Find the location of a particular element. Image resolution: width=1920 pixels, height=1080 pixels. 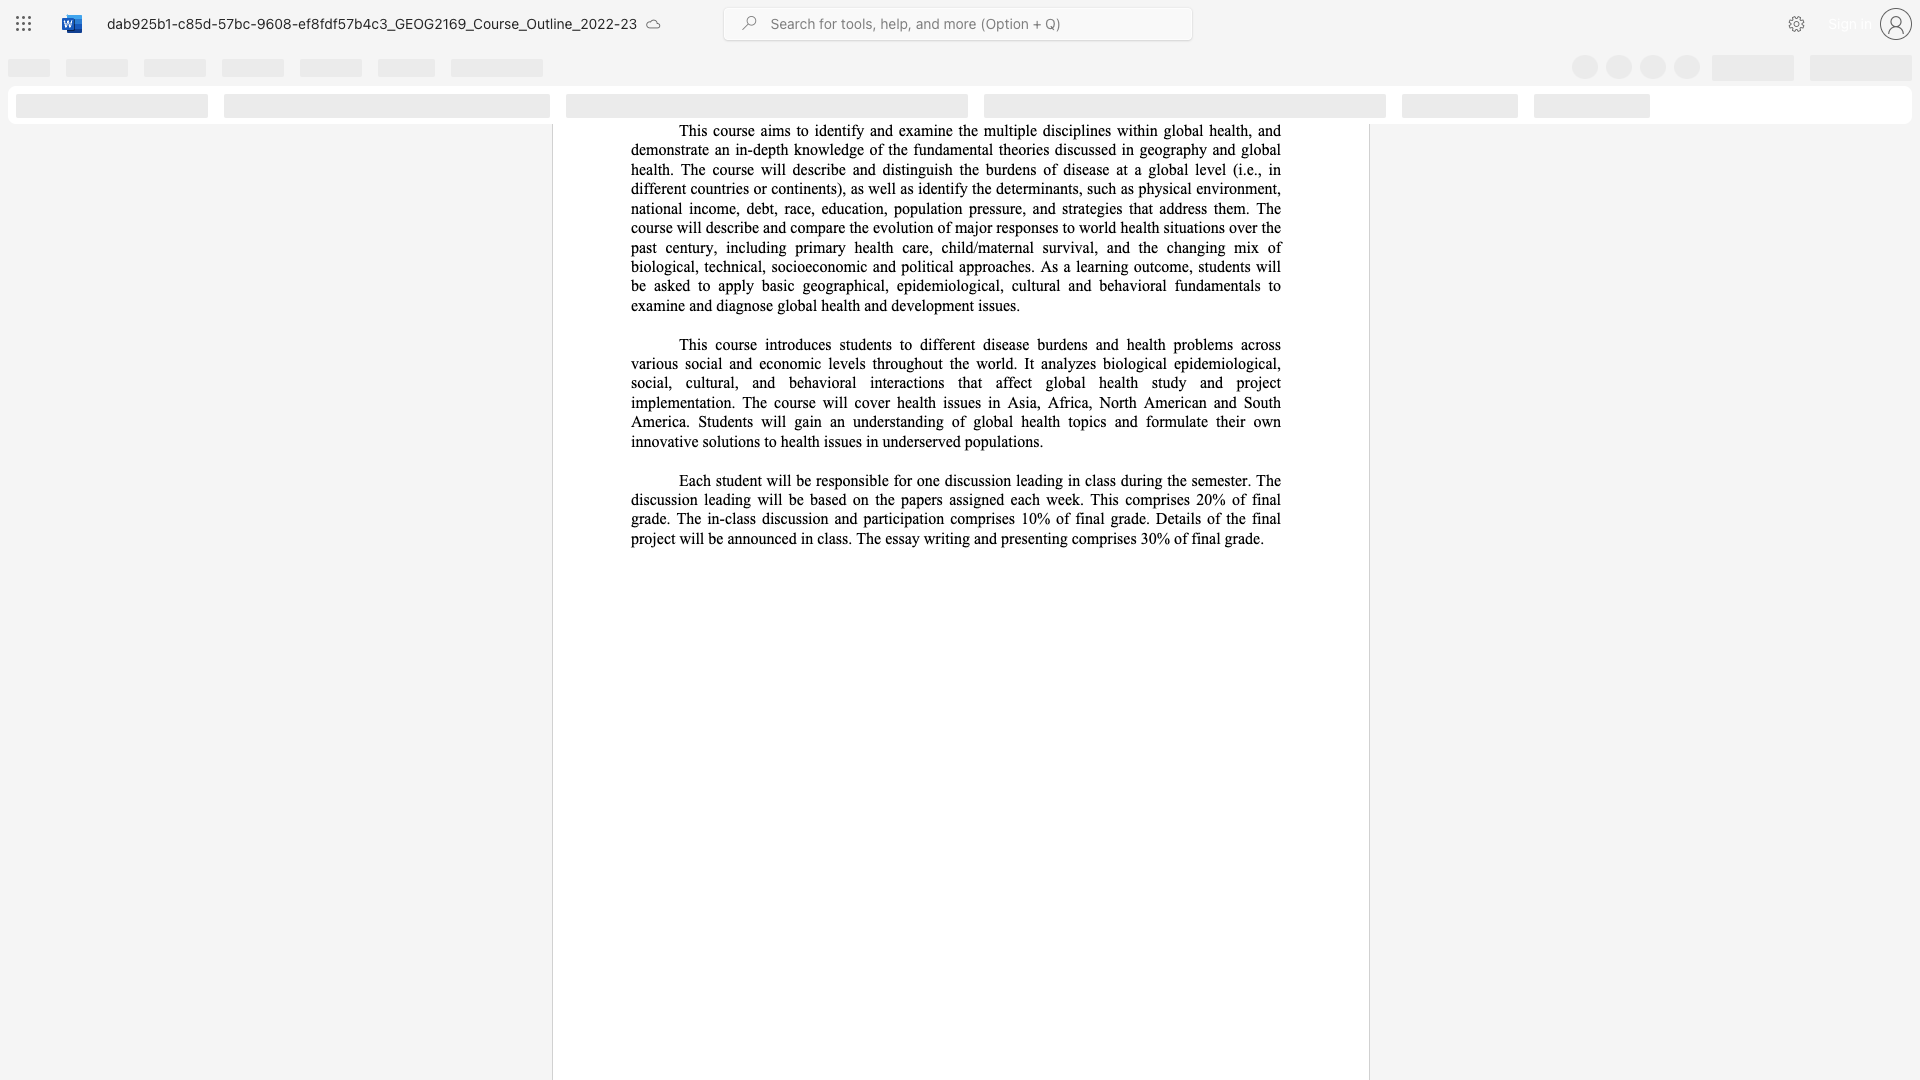

the subset text "ents" within the text "continents" is located at coordinates (811, 188).